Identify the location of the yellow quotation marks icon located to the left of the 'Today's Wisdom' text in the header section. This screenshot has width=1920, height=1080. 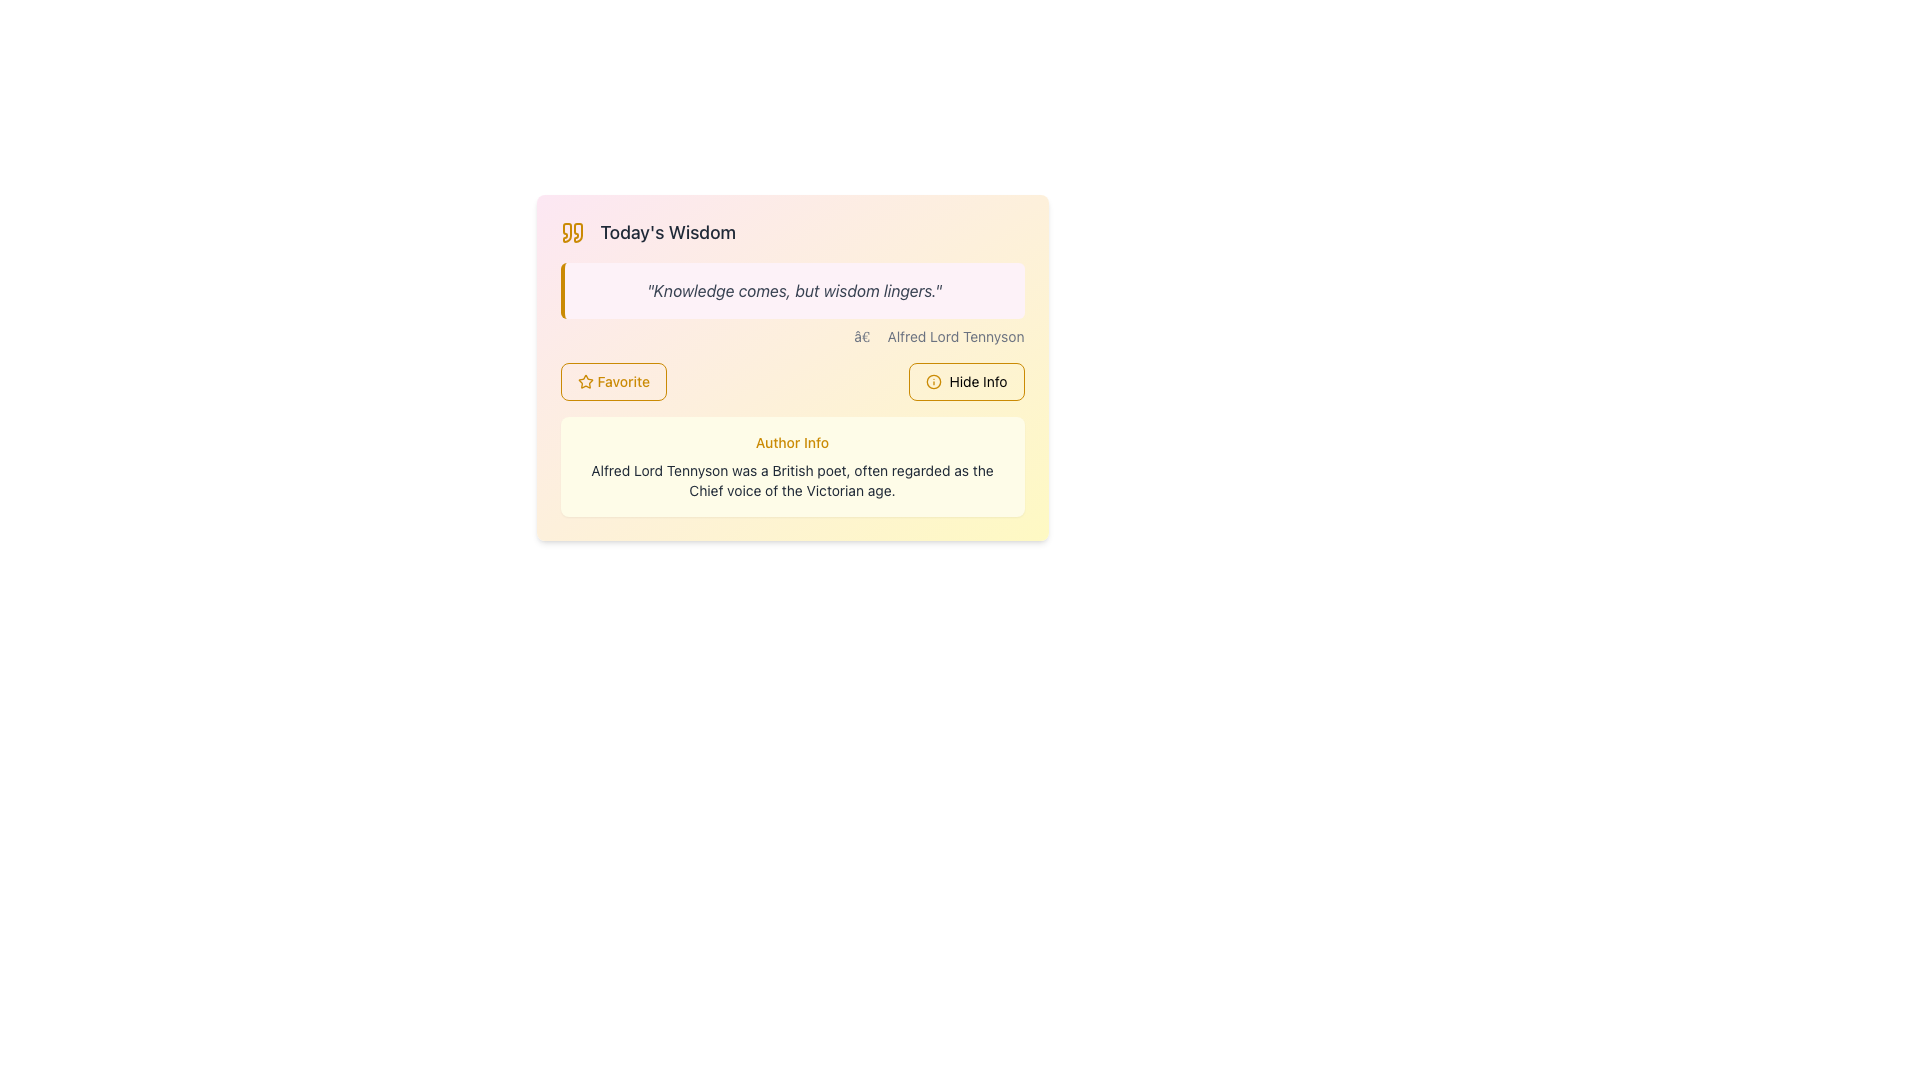
(571, 231).